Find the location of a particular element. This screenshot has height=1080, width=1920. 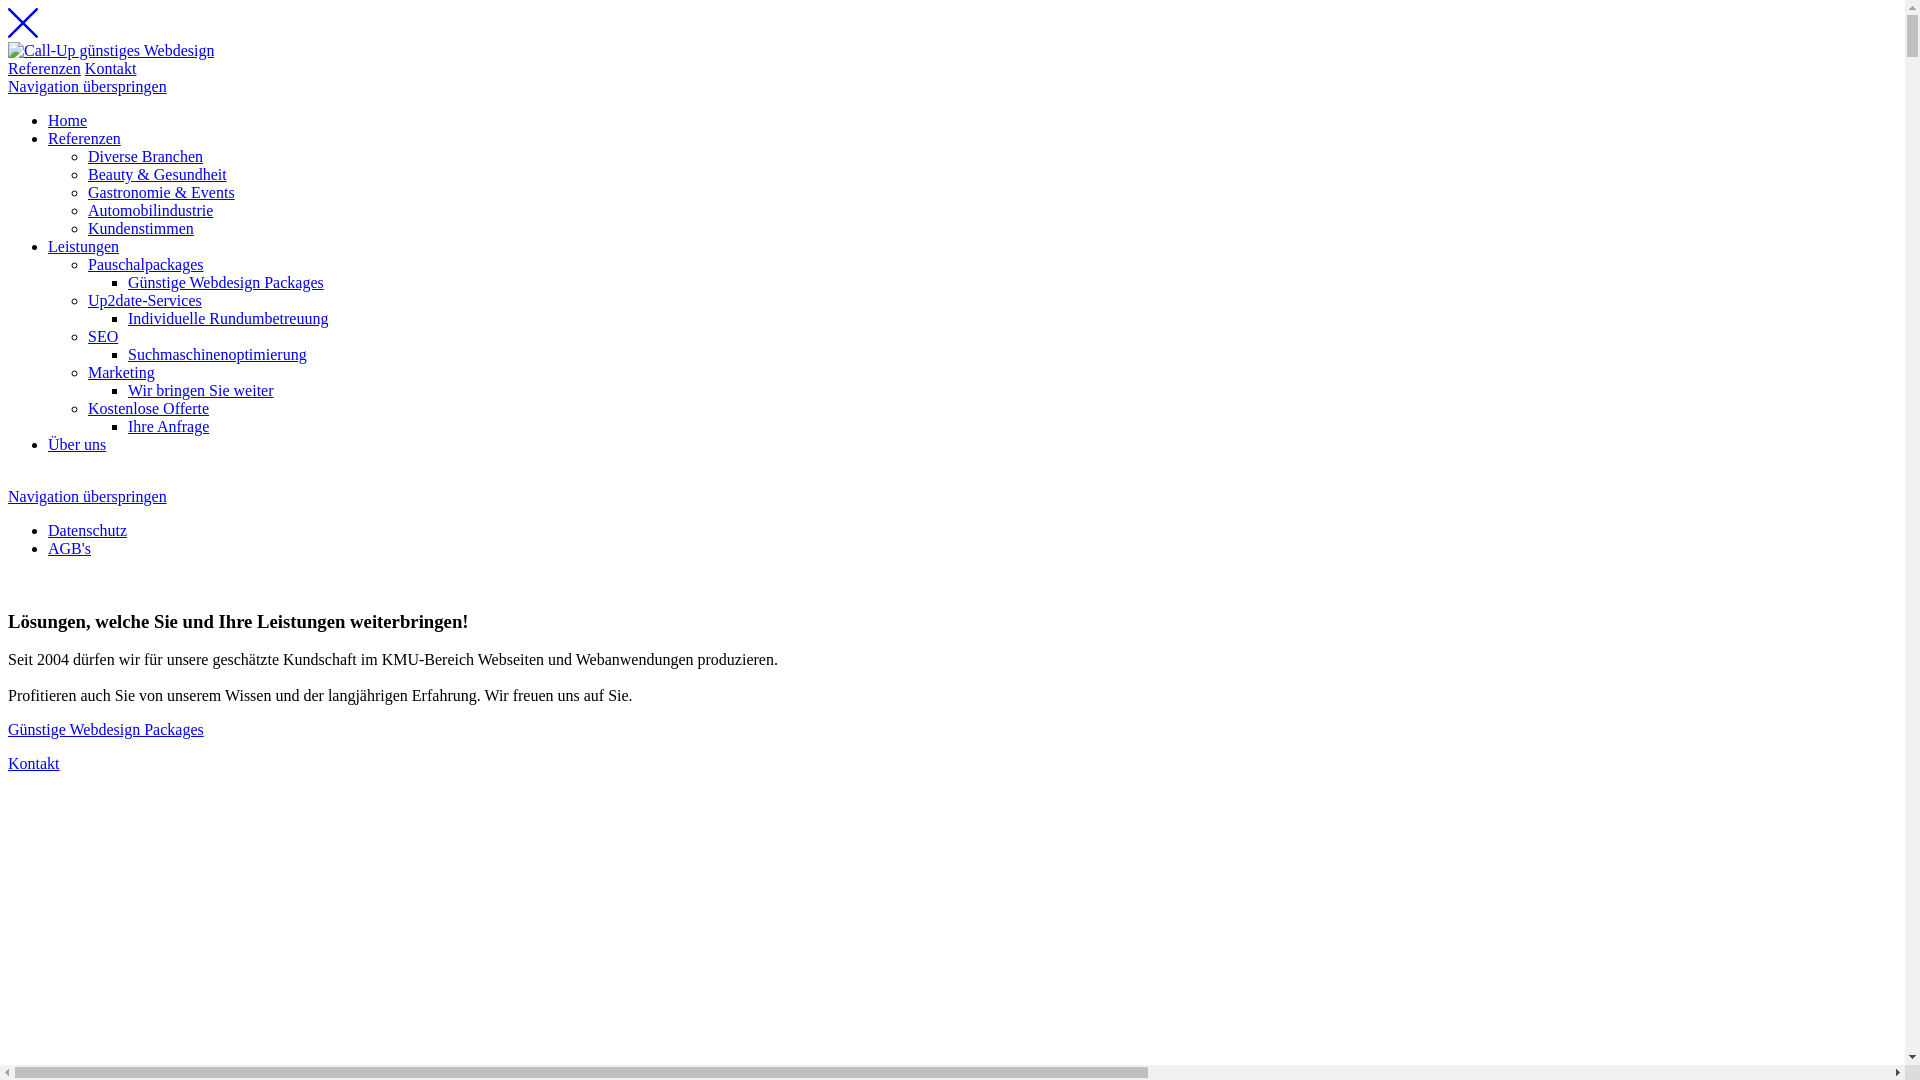

'Wir bringen Sie weiter' is located at coordinates (201, 390).